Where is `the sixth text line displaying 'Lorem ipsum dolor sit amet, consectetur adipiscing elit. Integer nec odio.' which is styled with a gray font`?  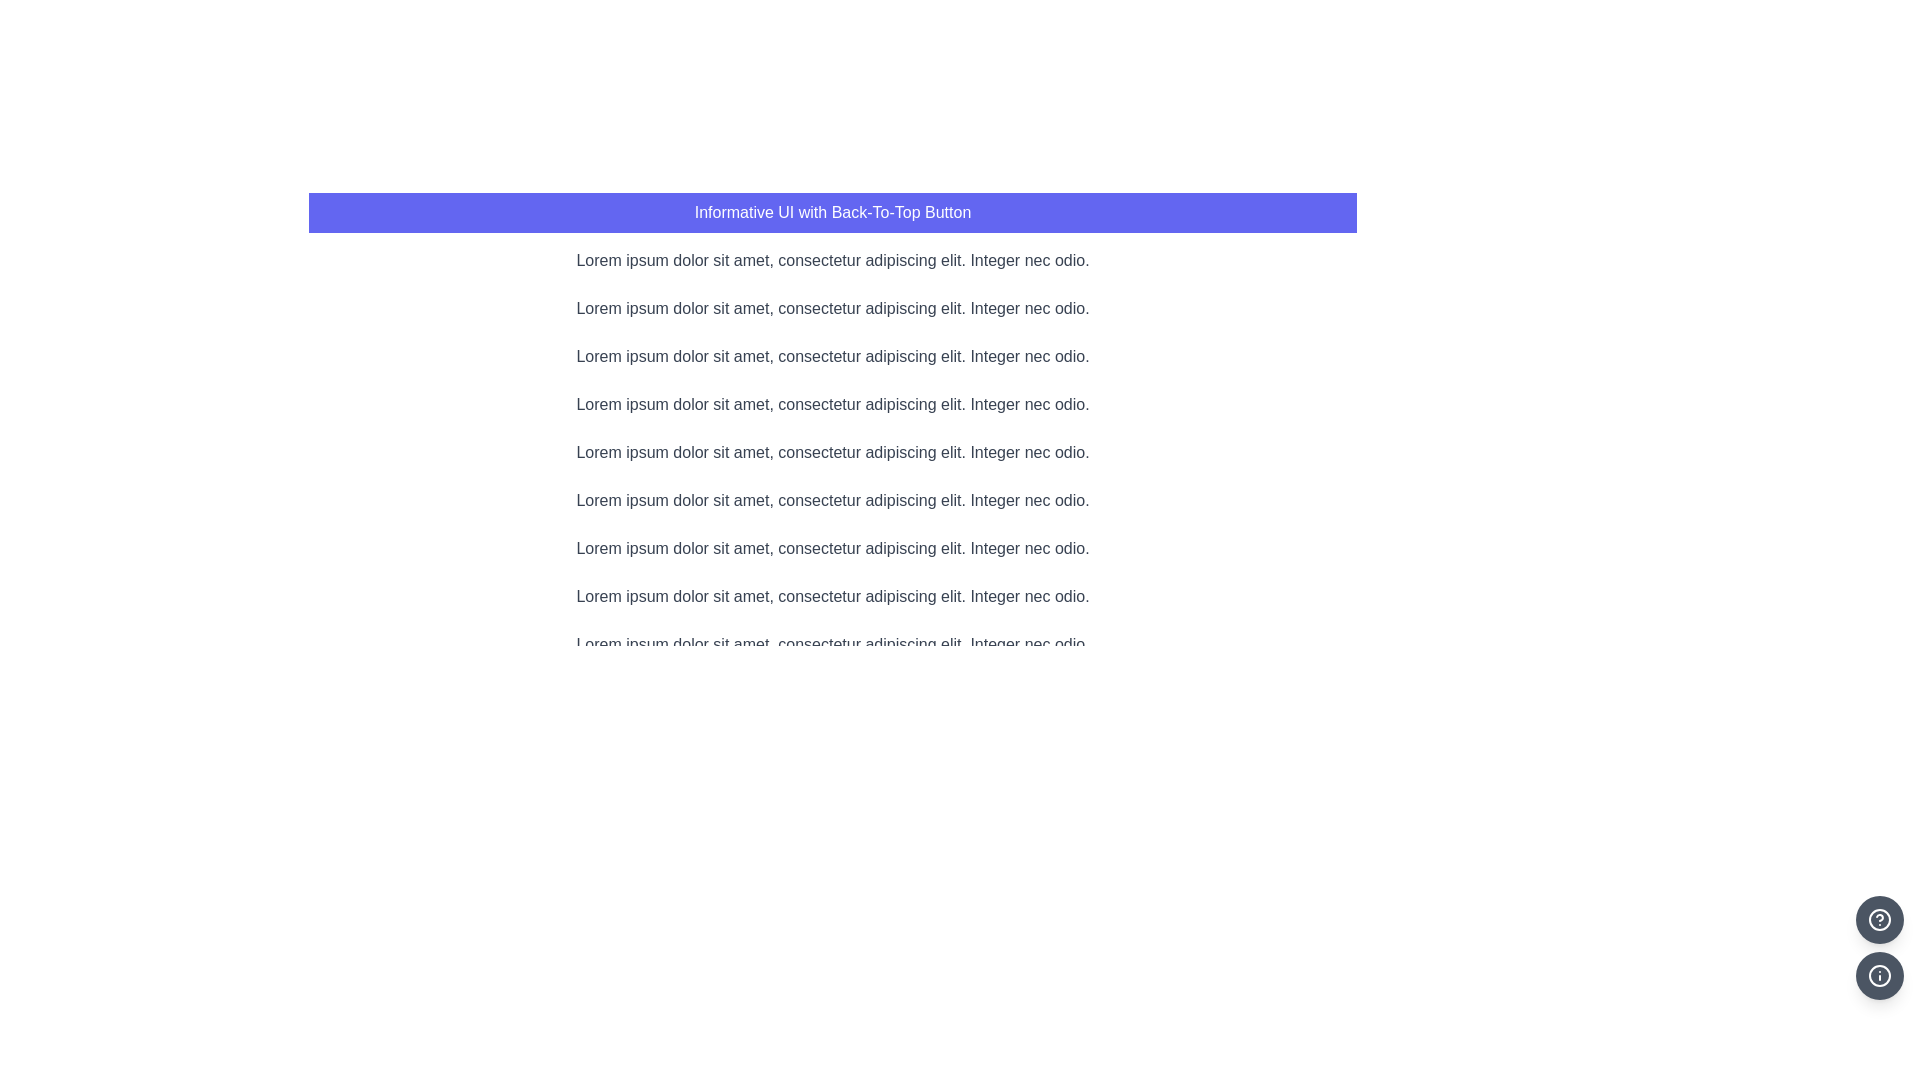
the sixth text line displaying 'Lorem ipsum dolor sit amet, consectetur adipiscing elit. Integer nec odio.' which is styled with a gray font is located at coordinates (833, 500).